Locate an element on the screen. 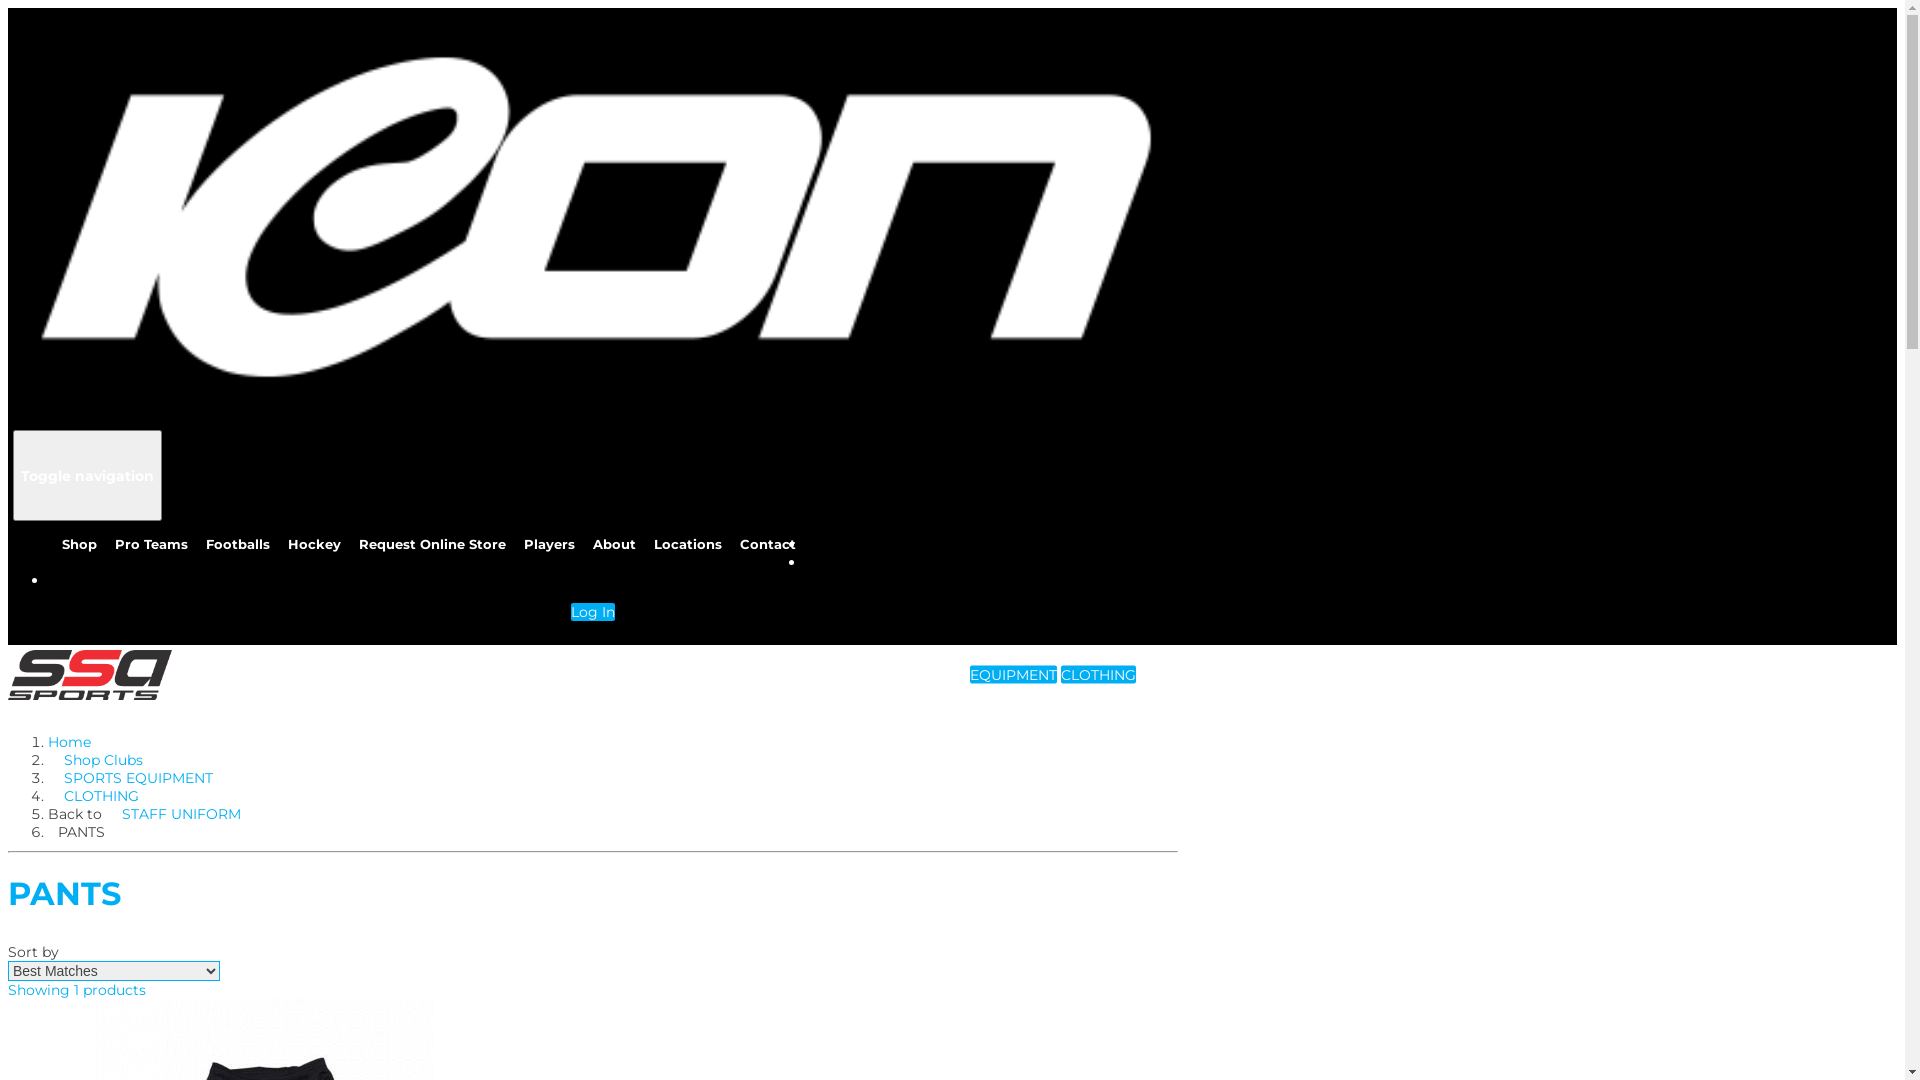 The width and height of the screenshot is (1920, 1080). 'Log In' is located at coordinates (592, 611).